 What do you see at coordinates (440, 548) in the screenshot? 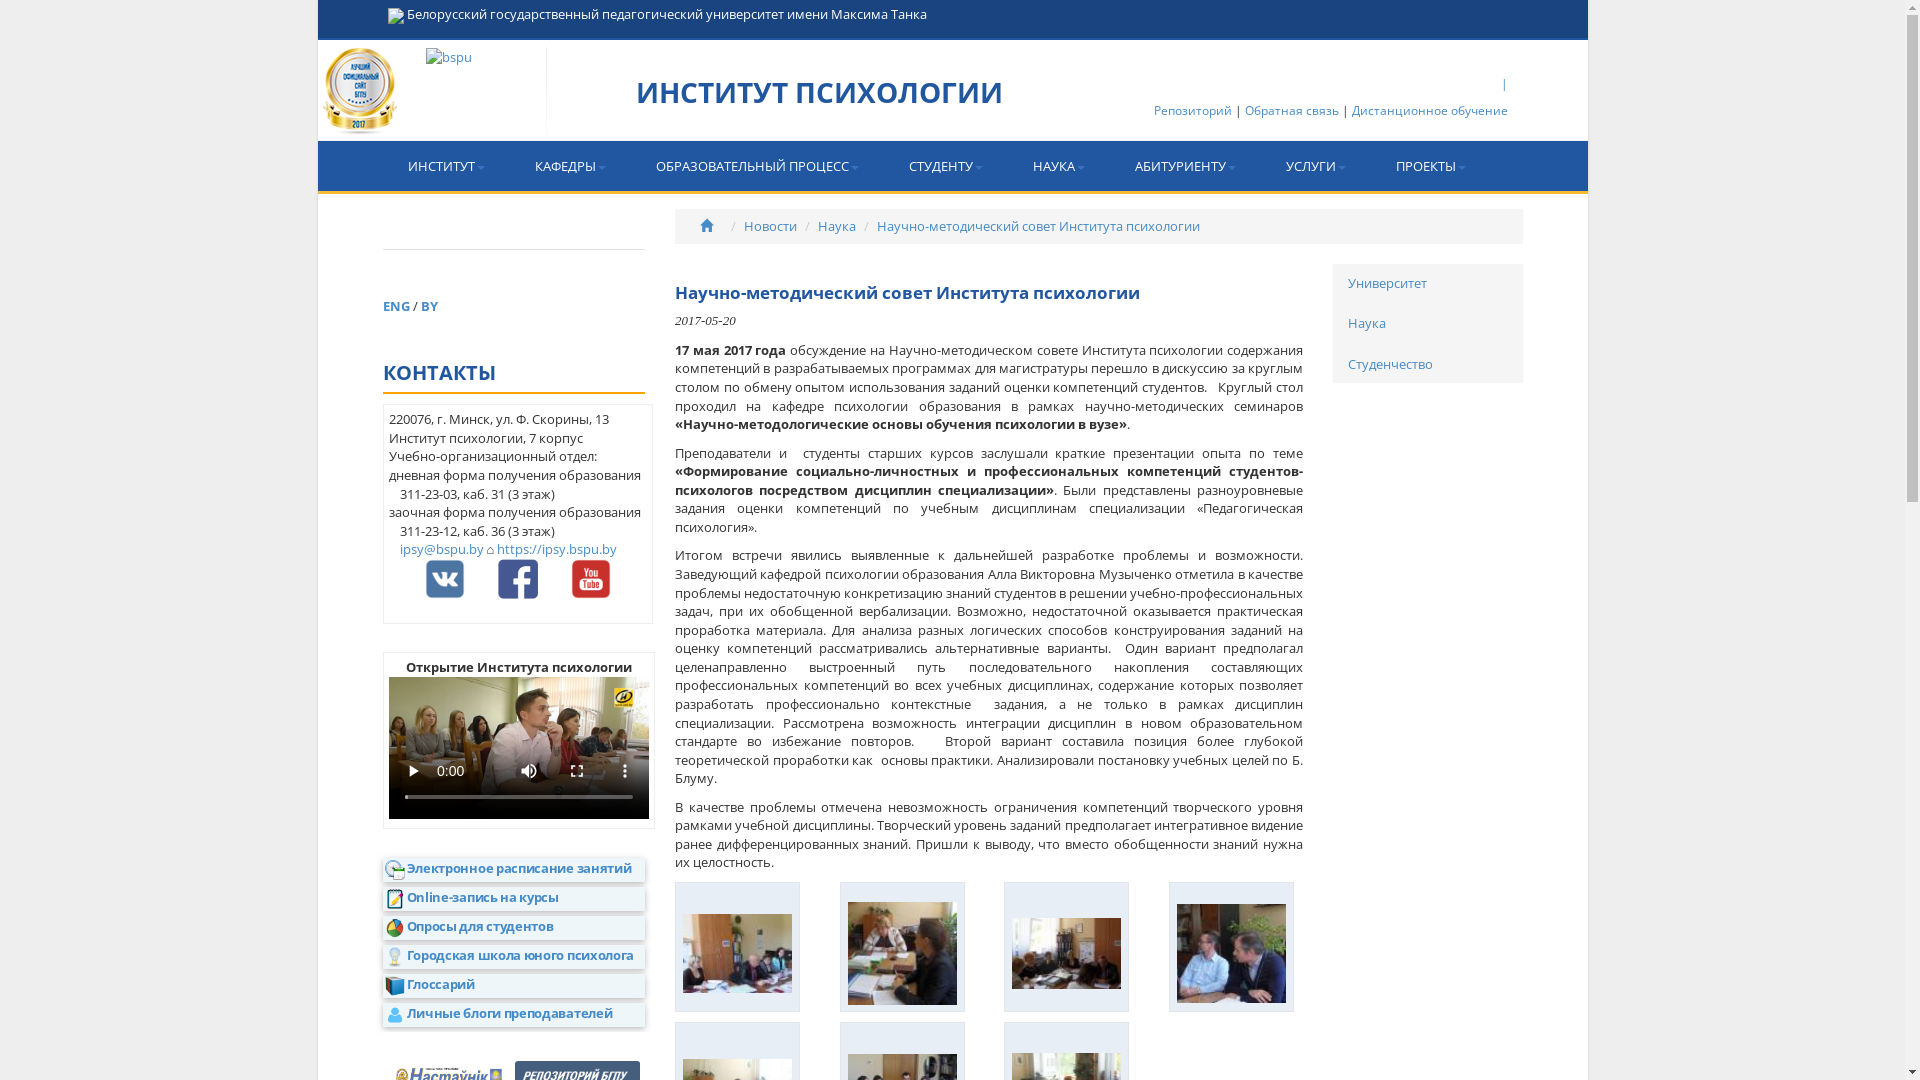
I see `'ipsy@bspu.by'` at bounding box center [440, 548].